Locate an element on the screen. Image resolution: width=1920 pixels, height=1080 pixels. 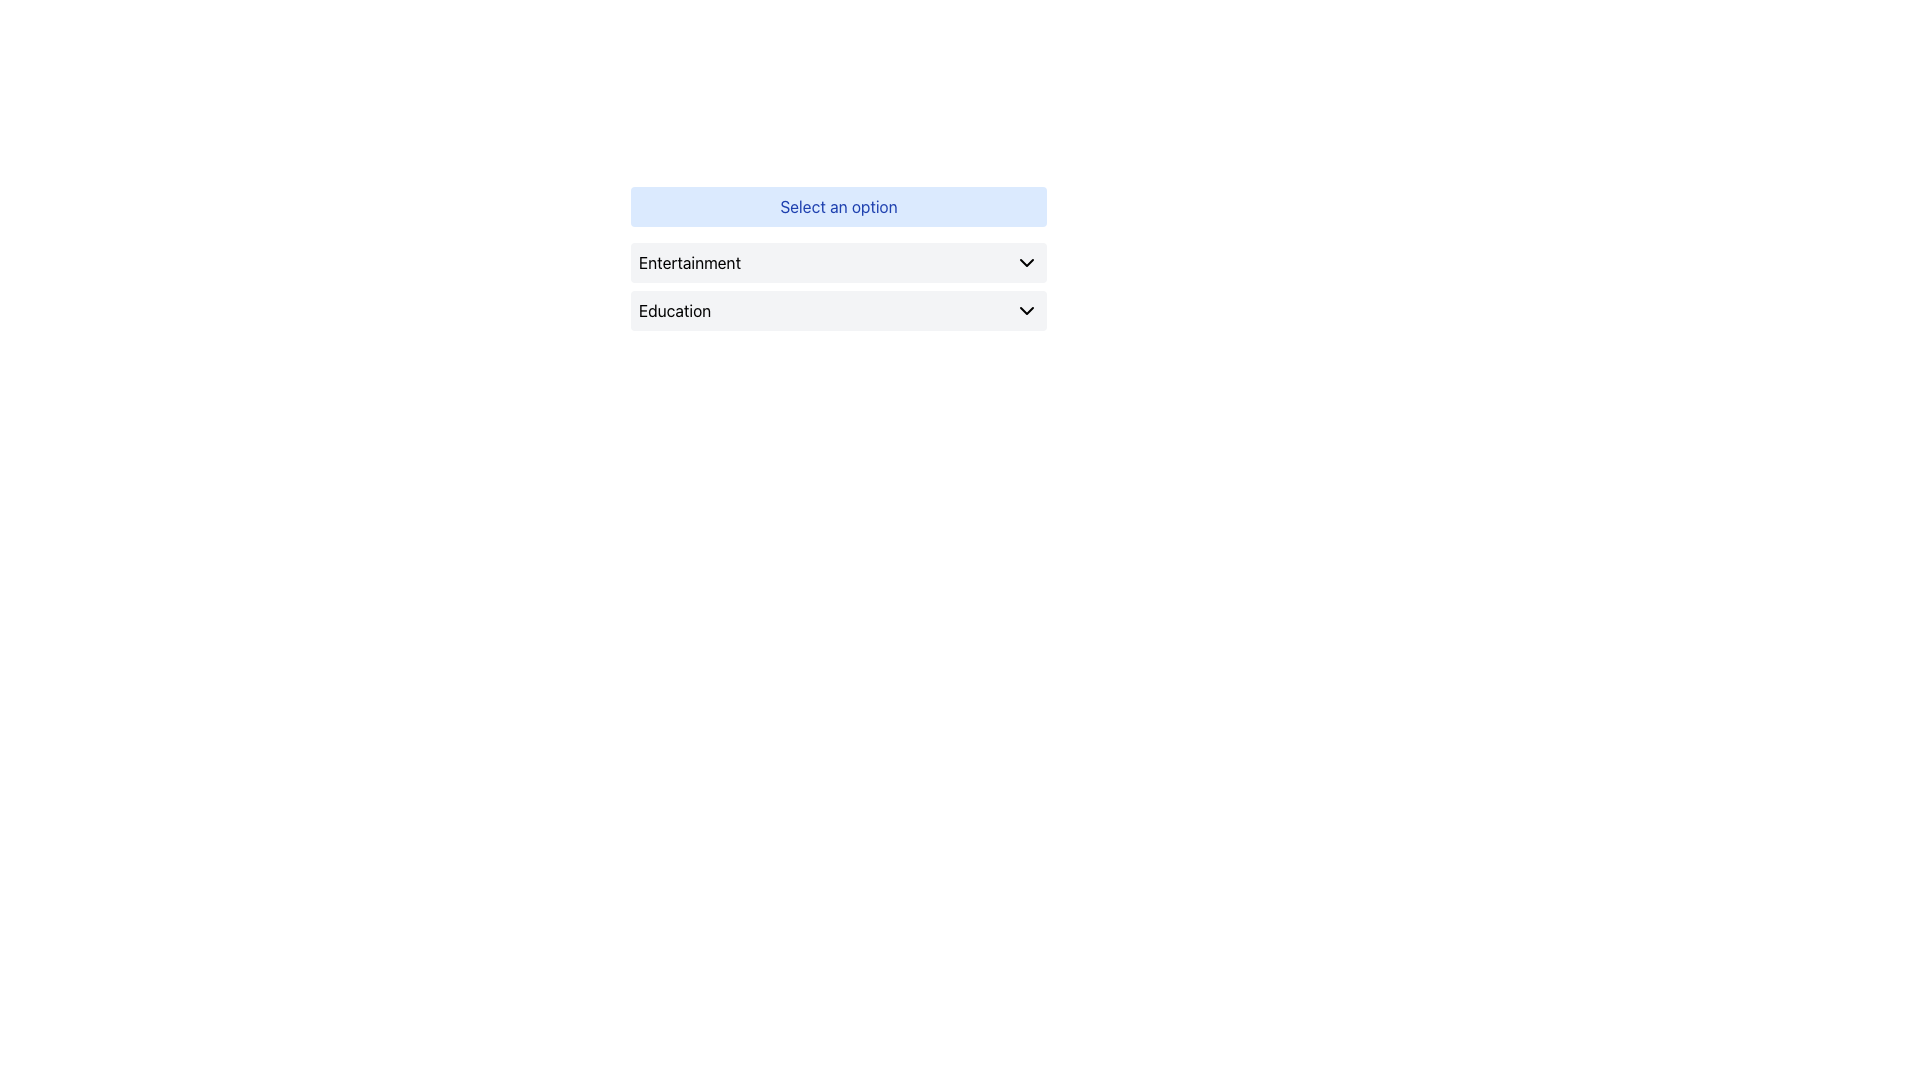
the small downward-pointing chevron icon located to the right of the text 'Entertainment' in the top option of a dropdown interface is located at coordinates (1027, 261).